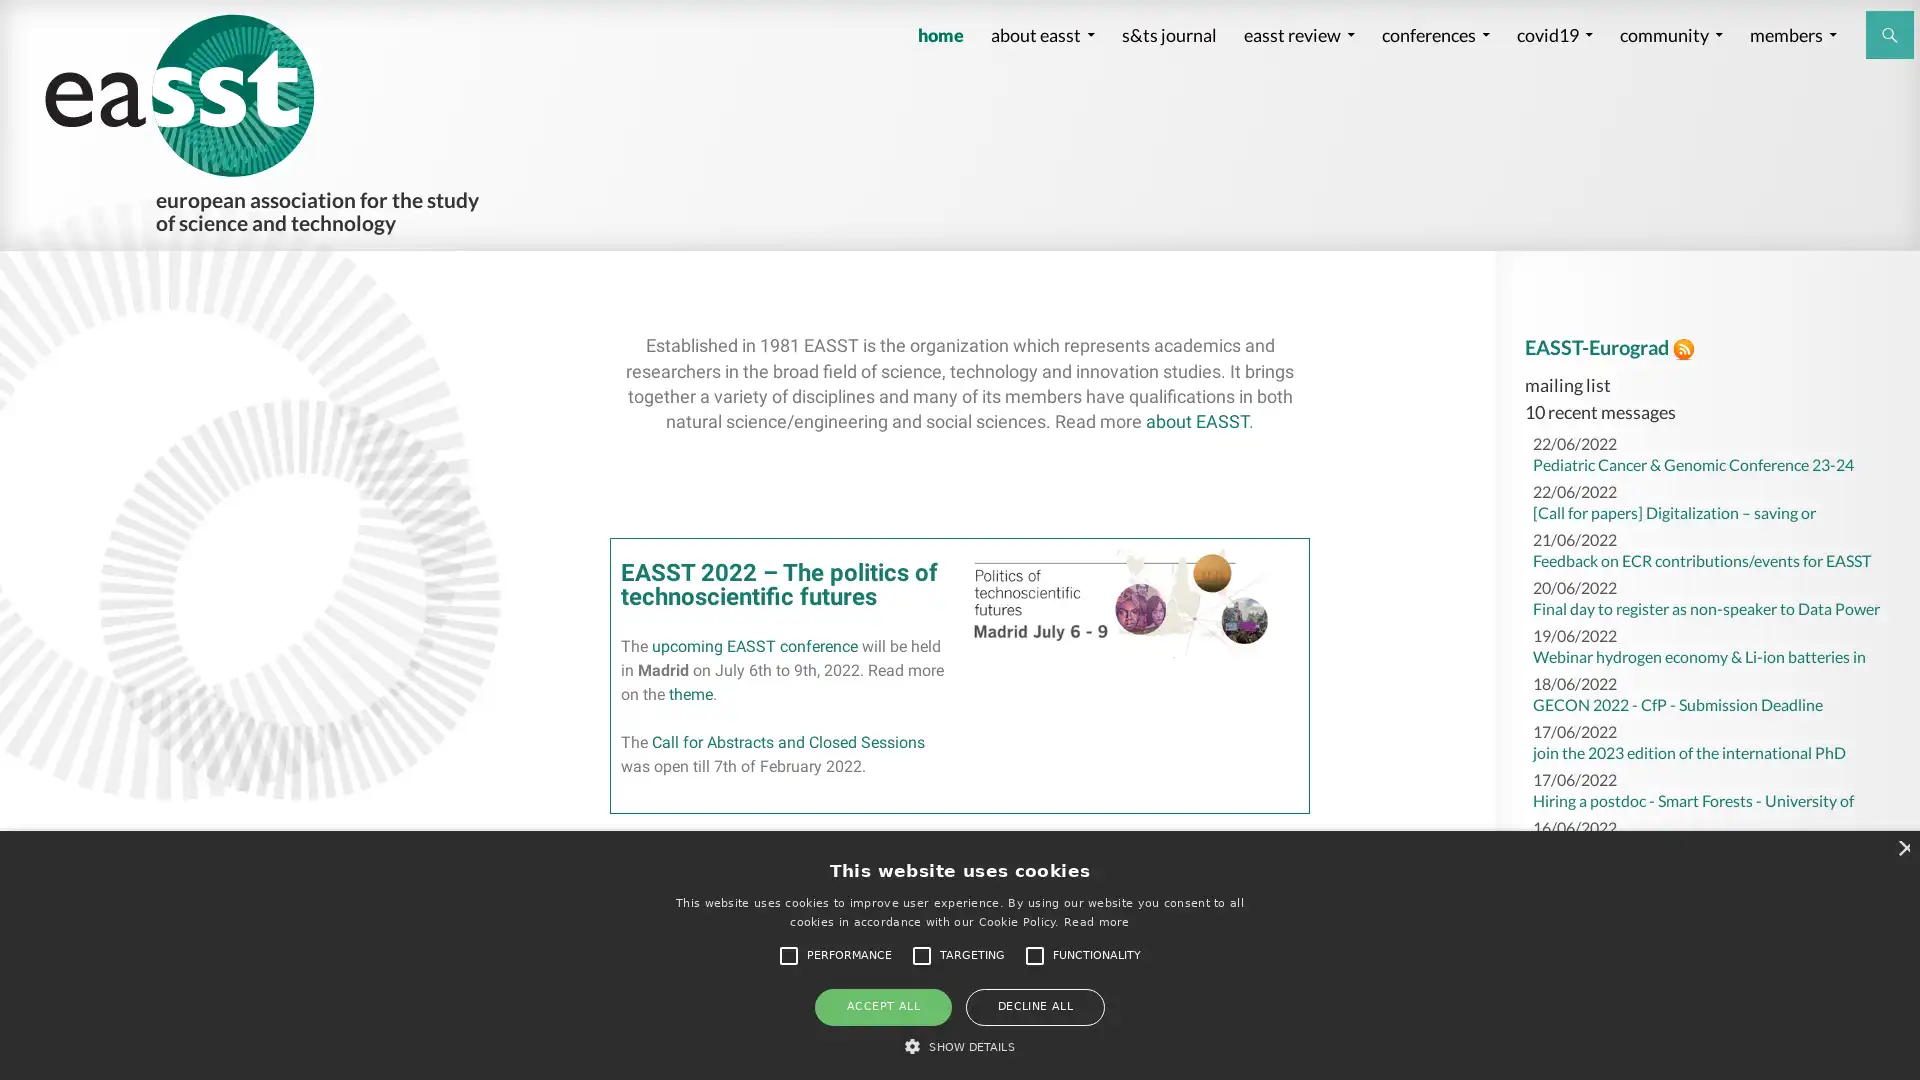 The image size is (1920, 1080). What do you see at coordinates (882, 1006) in the screenshot?
I see `ACCEPT ALL` at bounding box center [882, 1006].